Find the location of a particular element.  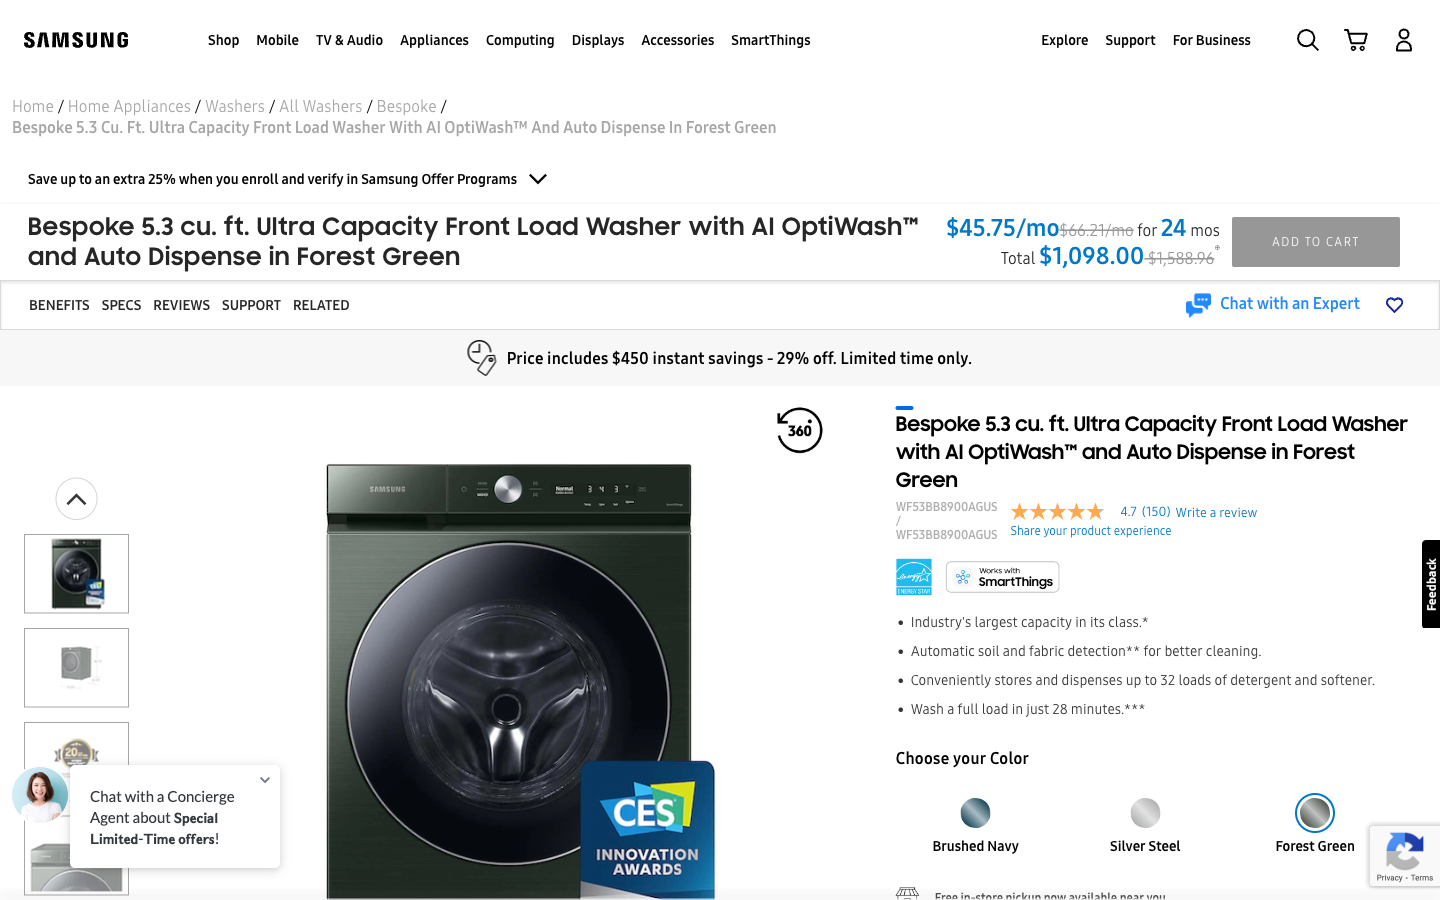

Go to the beginning of the photo gallery and enlarge the first image is located at coordinates (76, 497).